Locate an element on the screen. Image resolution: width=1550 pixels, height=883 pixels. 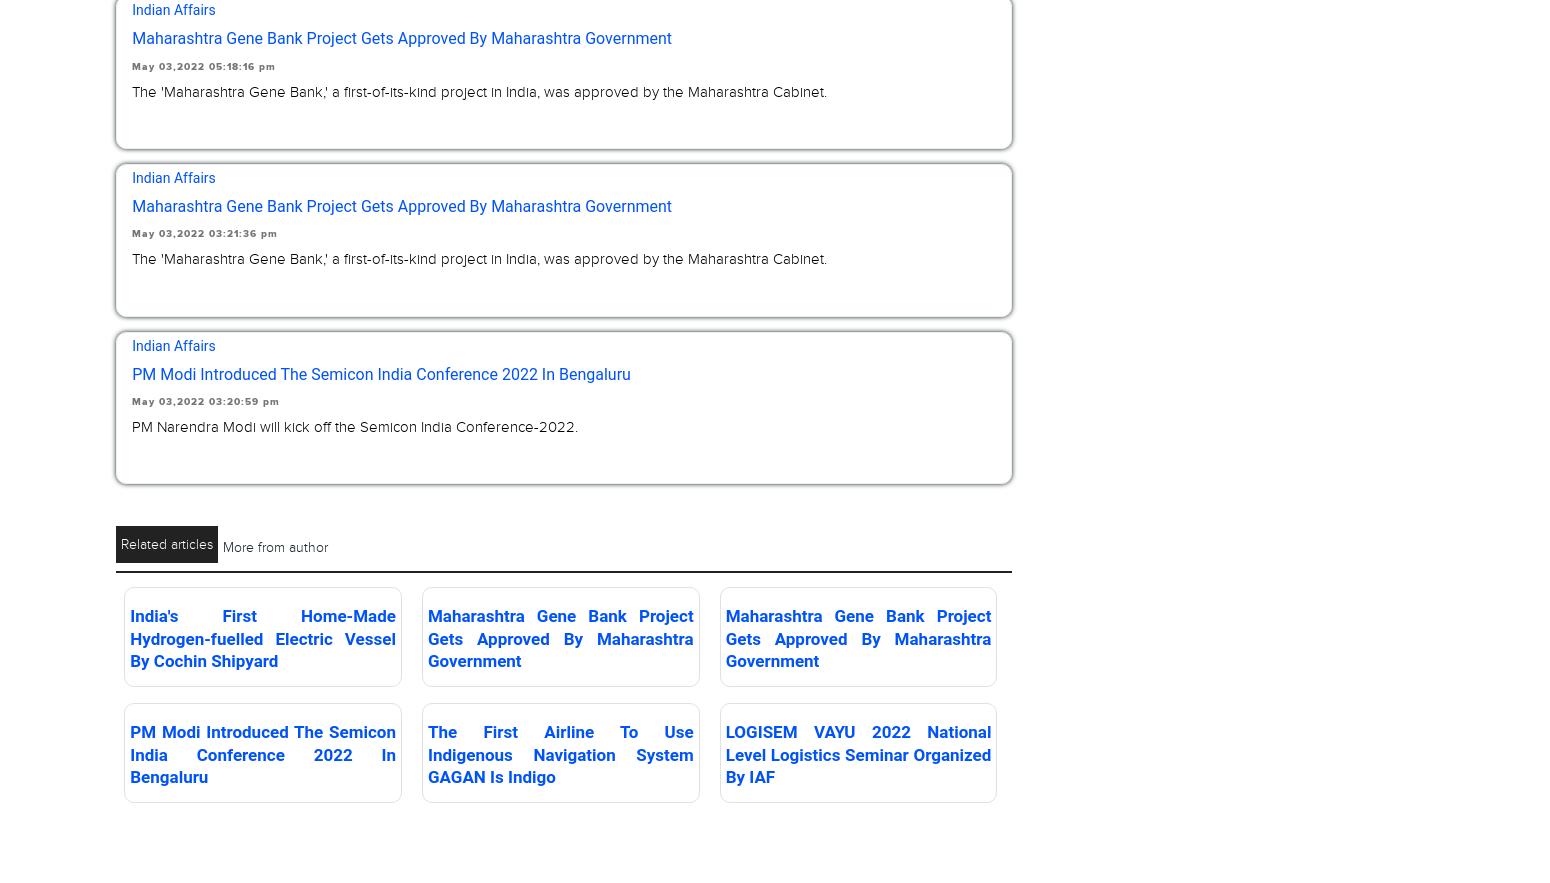
'More from author' is located at coordinates (275, 547).